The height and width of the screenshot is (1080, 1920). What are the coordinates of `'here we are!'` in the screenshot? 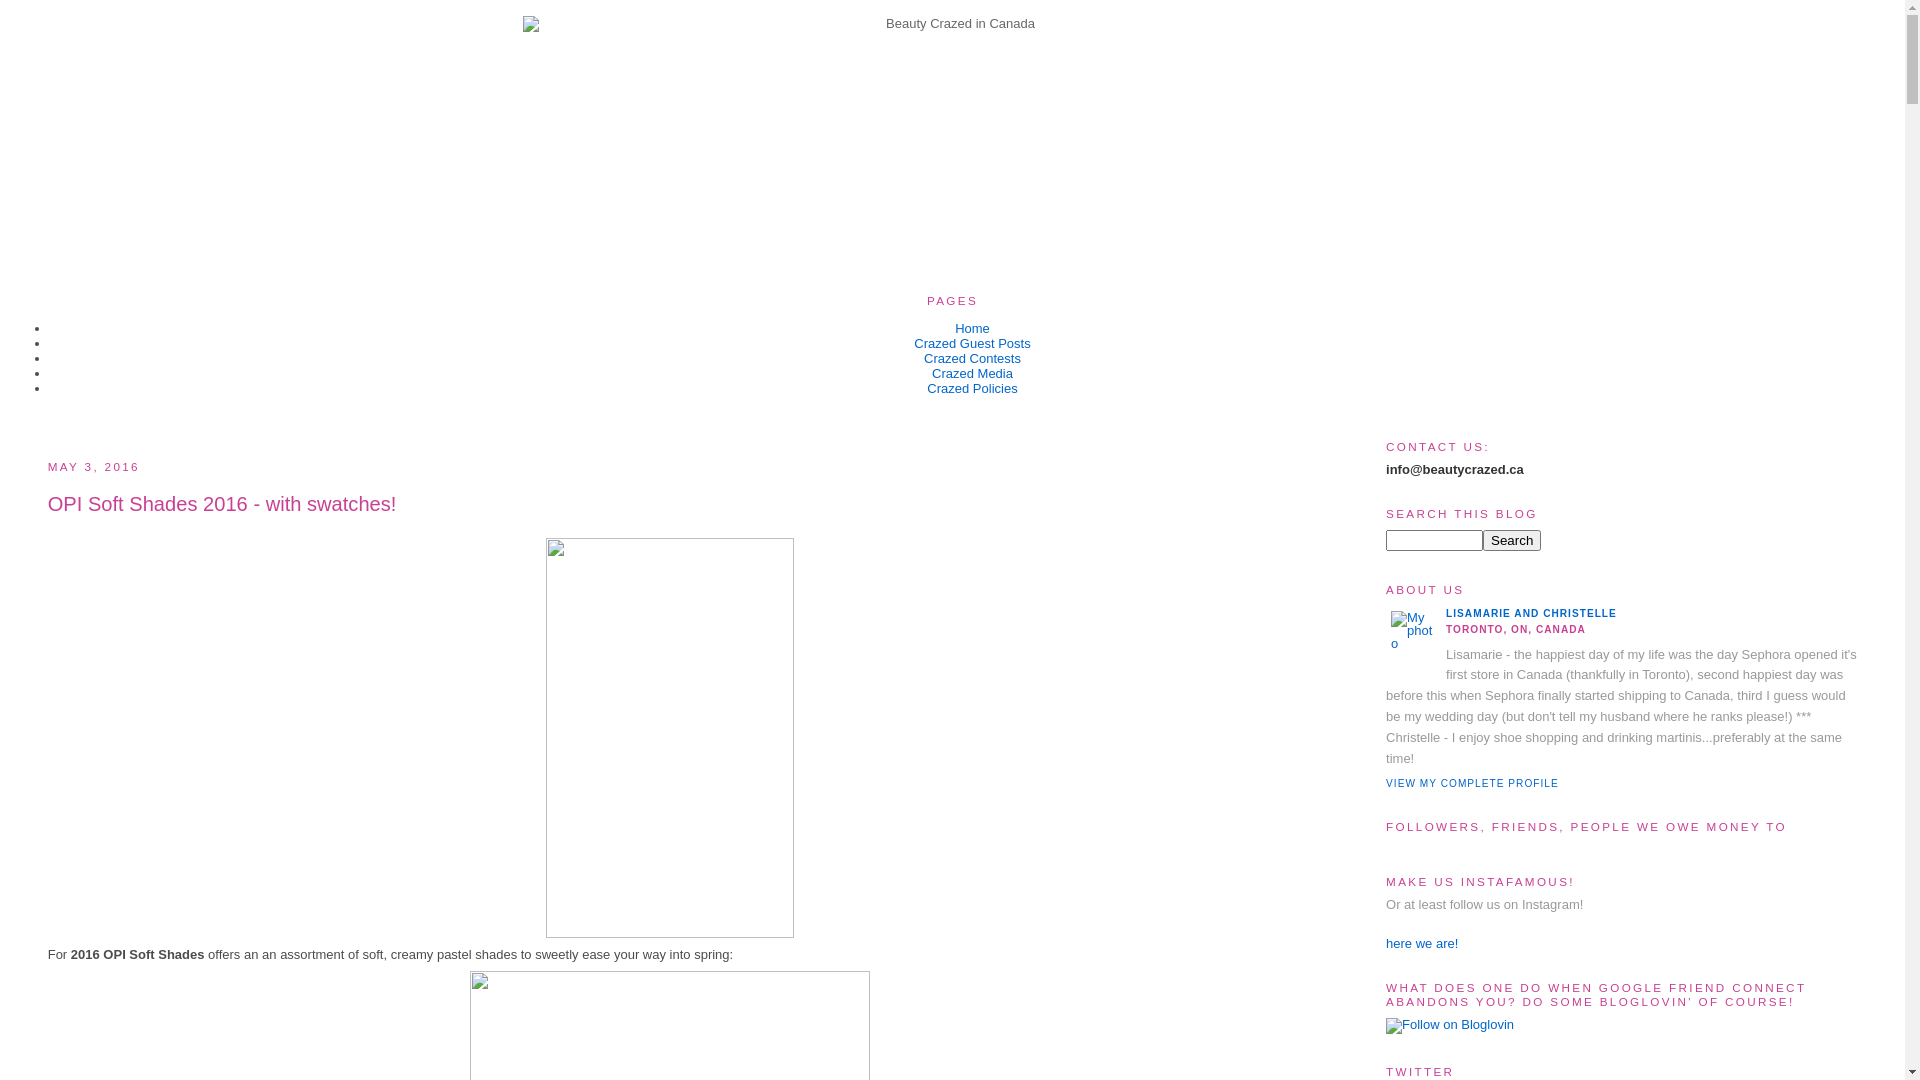 It's located at (1420, 943).